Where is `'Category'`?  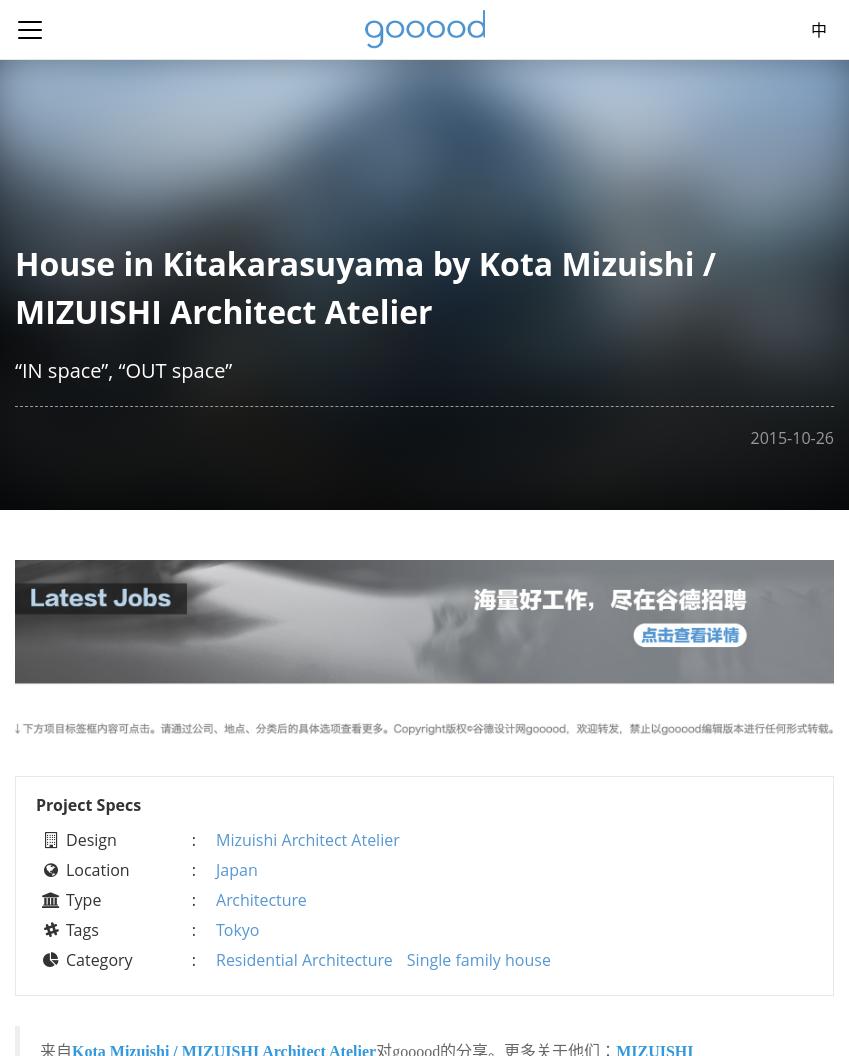
'Category' is located at coordinates (97, 958).